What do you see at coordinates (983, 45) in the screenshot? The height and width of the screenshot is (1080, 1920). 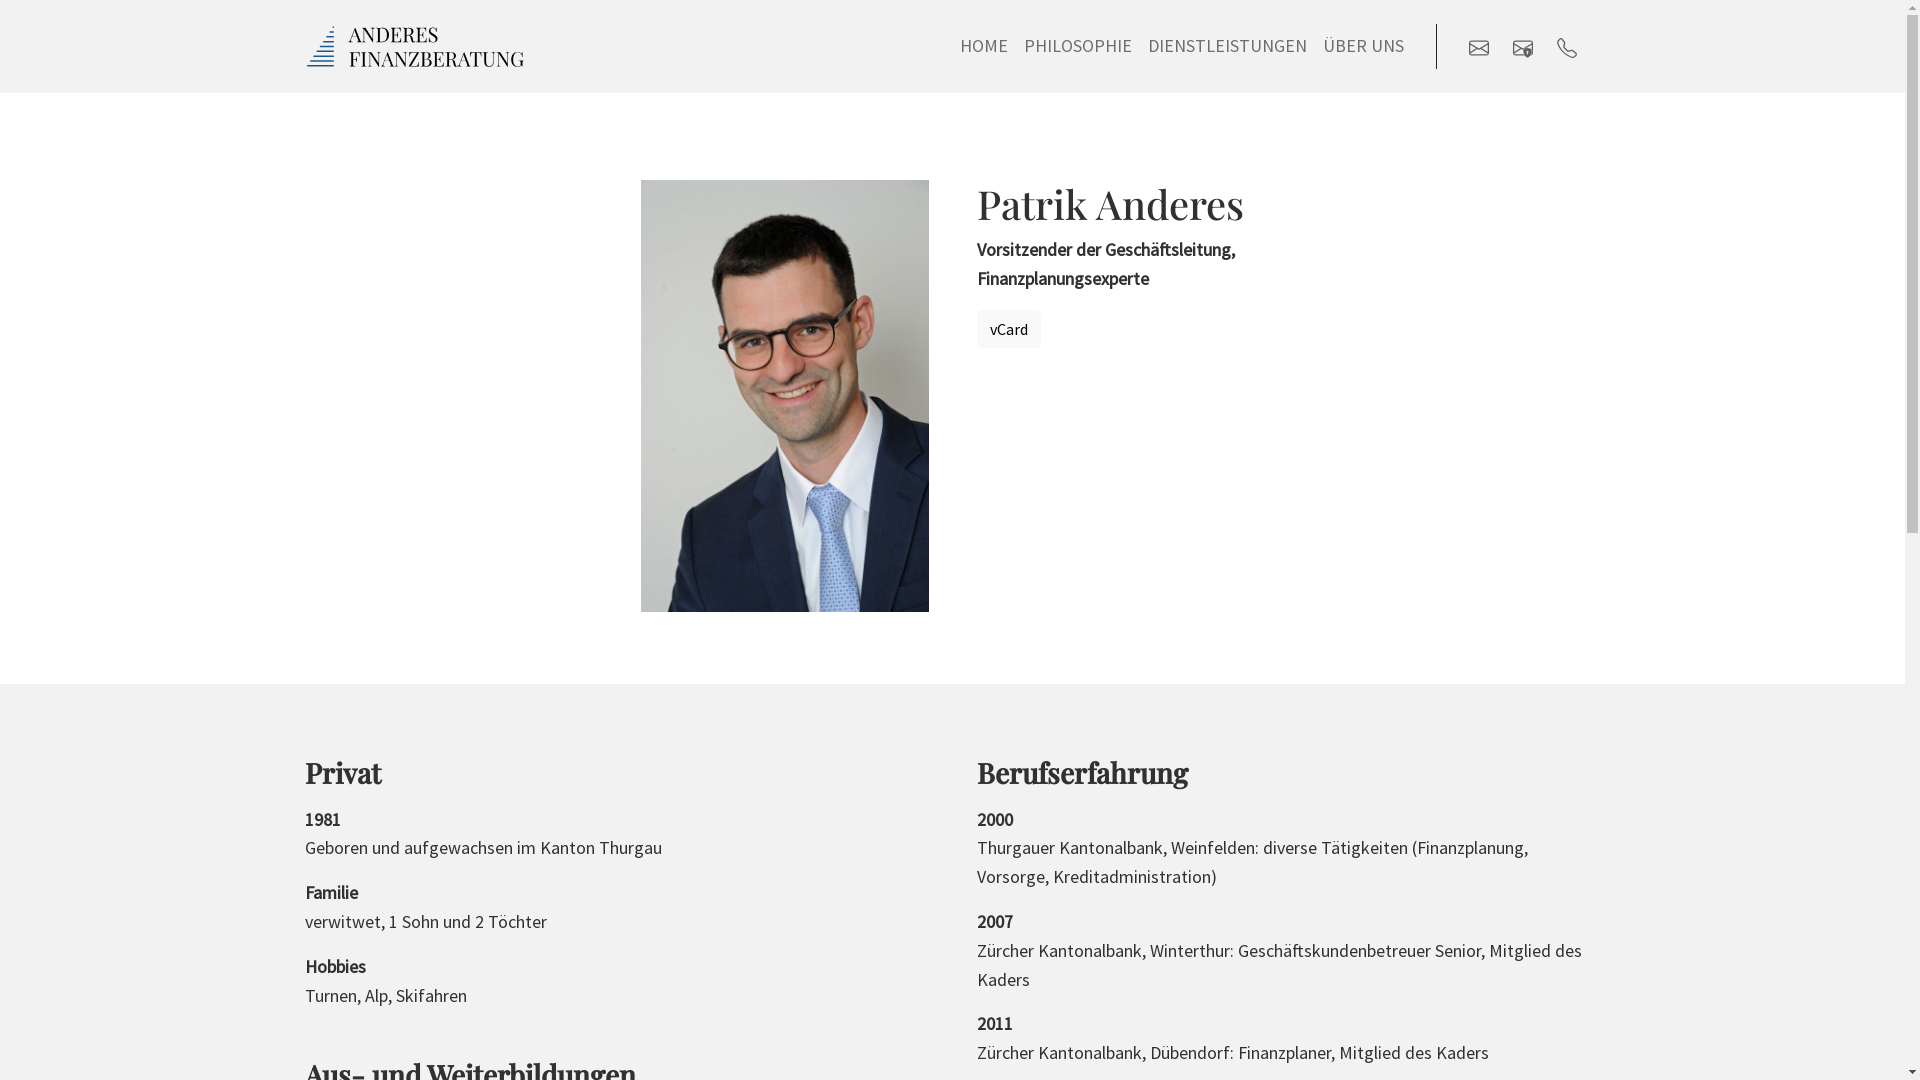 I see `'HOME'` at bounding box center [983, 45].